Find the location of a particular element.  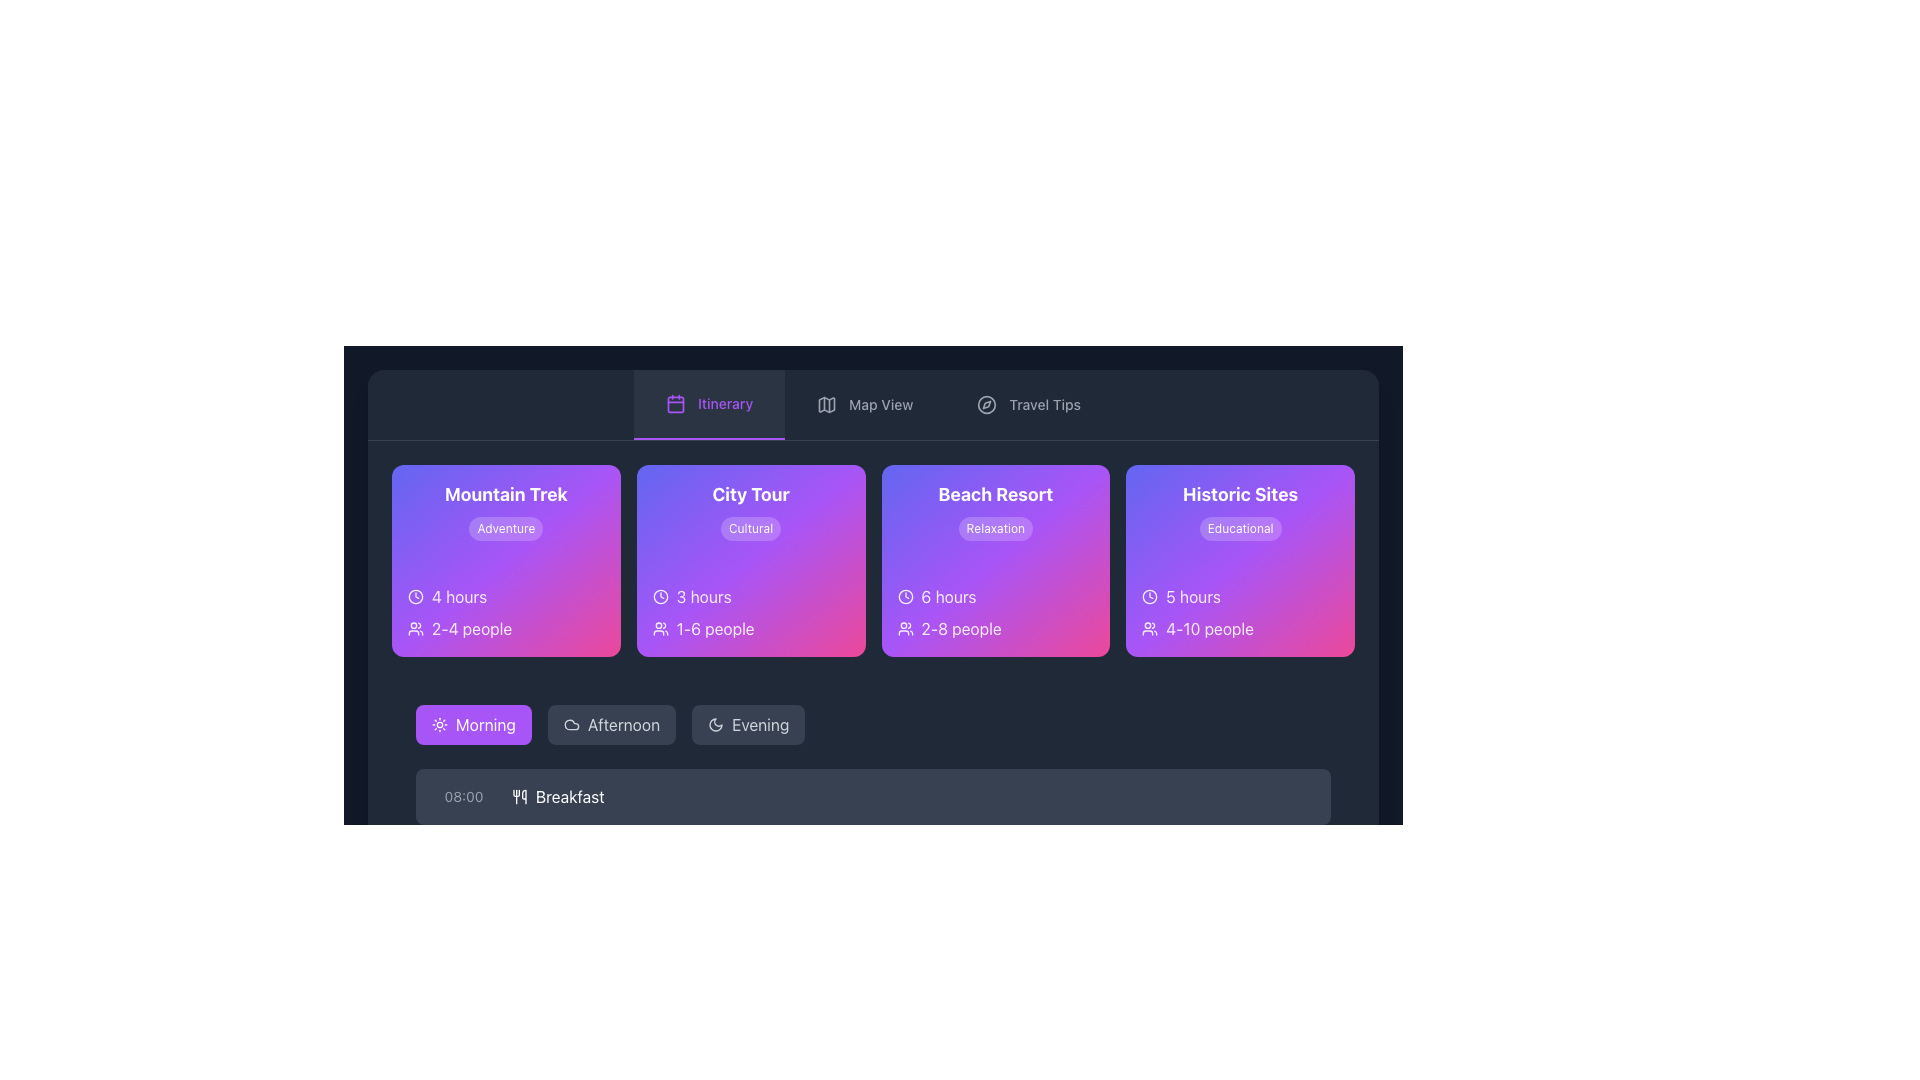

text label with an icon that indicates the suitable range of people (1 to 6) for the 'City Tour', located in the lower section of the second card in a horizontally arranged group of cards is located at coordinates (750, 627).